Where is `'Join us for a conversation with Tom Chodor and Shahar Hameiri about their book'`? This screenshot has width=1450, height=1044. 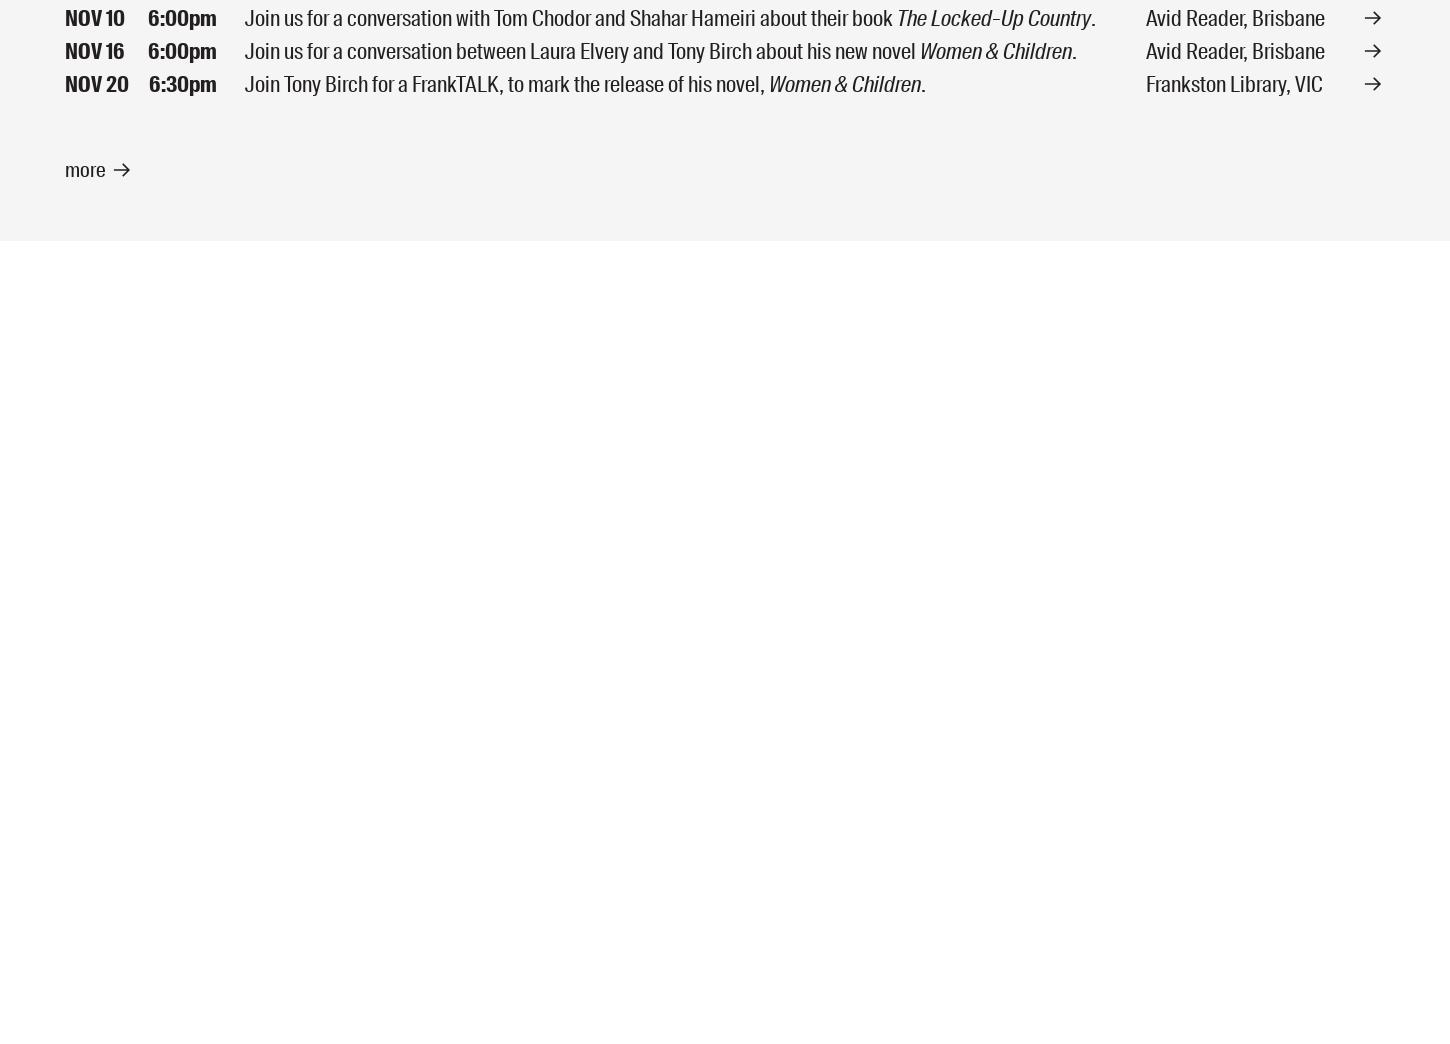 'Join us for a conversation with Tom Chodor and Shahar Hameiri about their book' is located at coordinates (571, 16).